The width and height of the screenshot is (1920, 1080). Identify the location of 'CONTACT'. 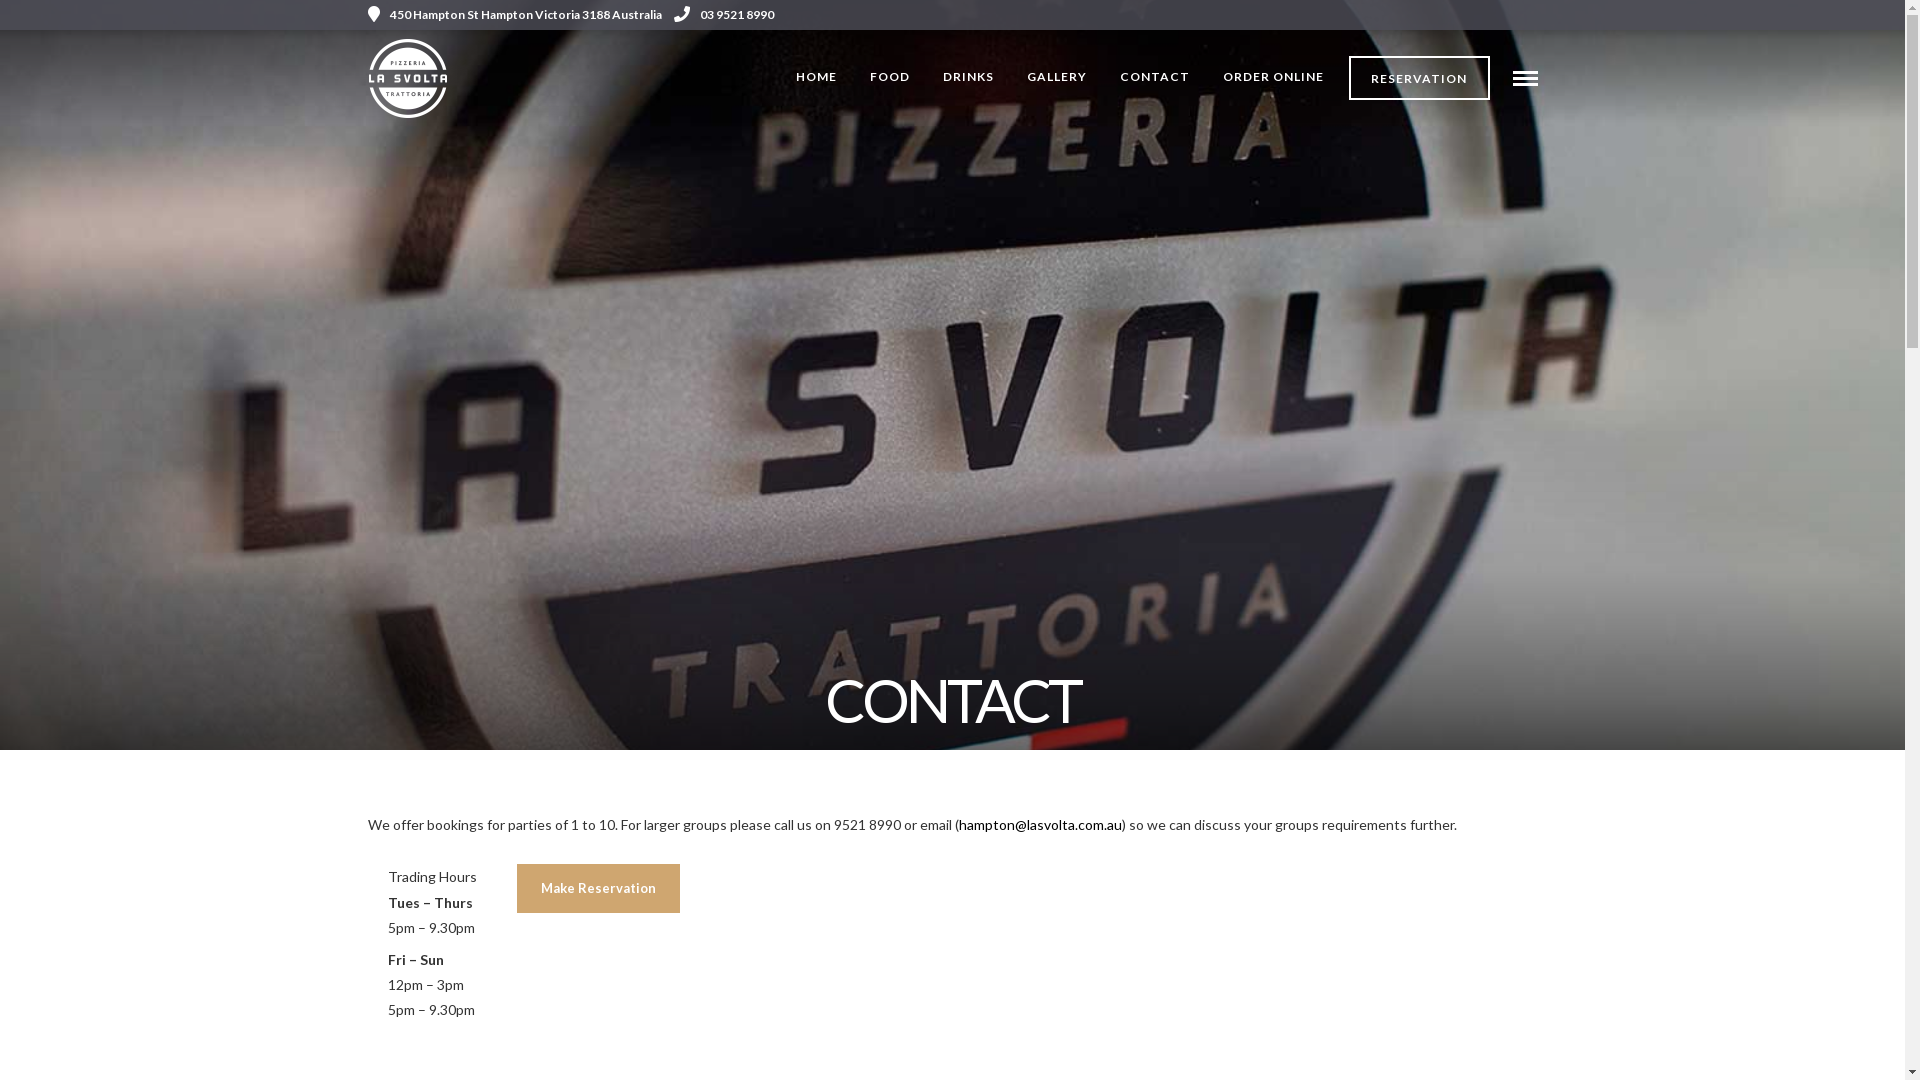
(1155, 76).